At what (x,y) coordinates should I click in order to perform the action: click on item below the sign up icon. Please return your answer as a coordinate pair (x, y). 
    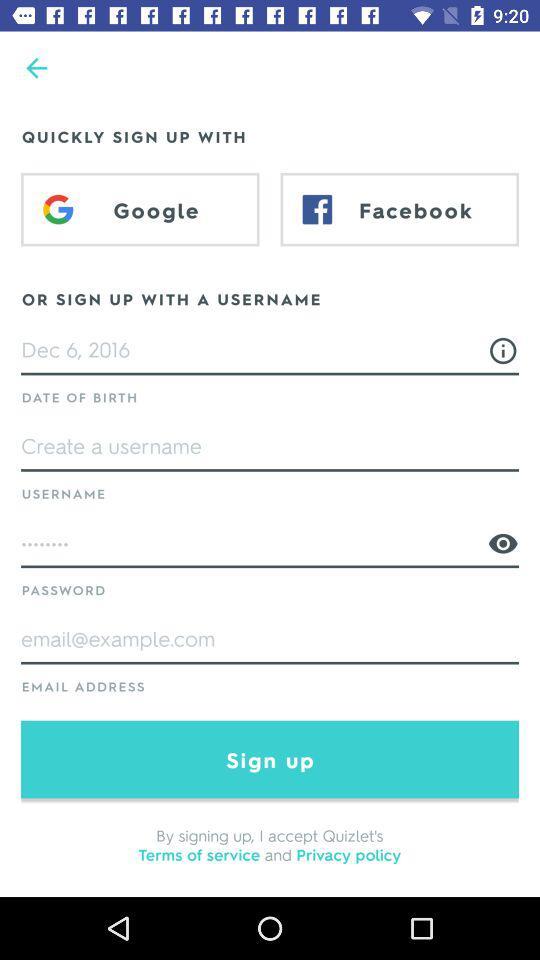
    Looking at the image, I should click on (269, 843).